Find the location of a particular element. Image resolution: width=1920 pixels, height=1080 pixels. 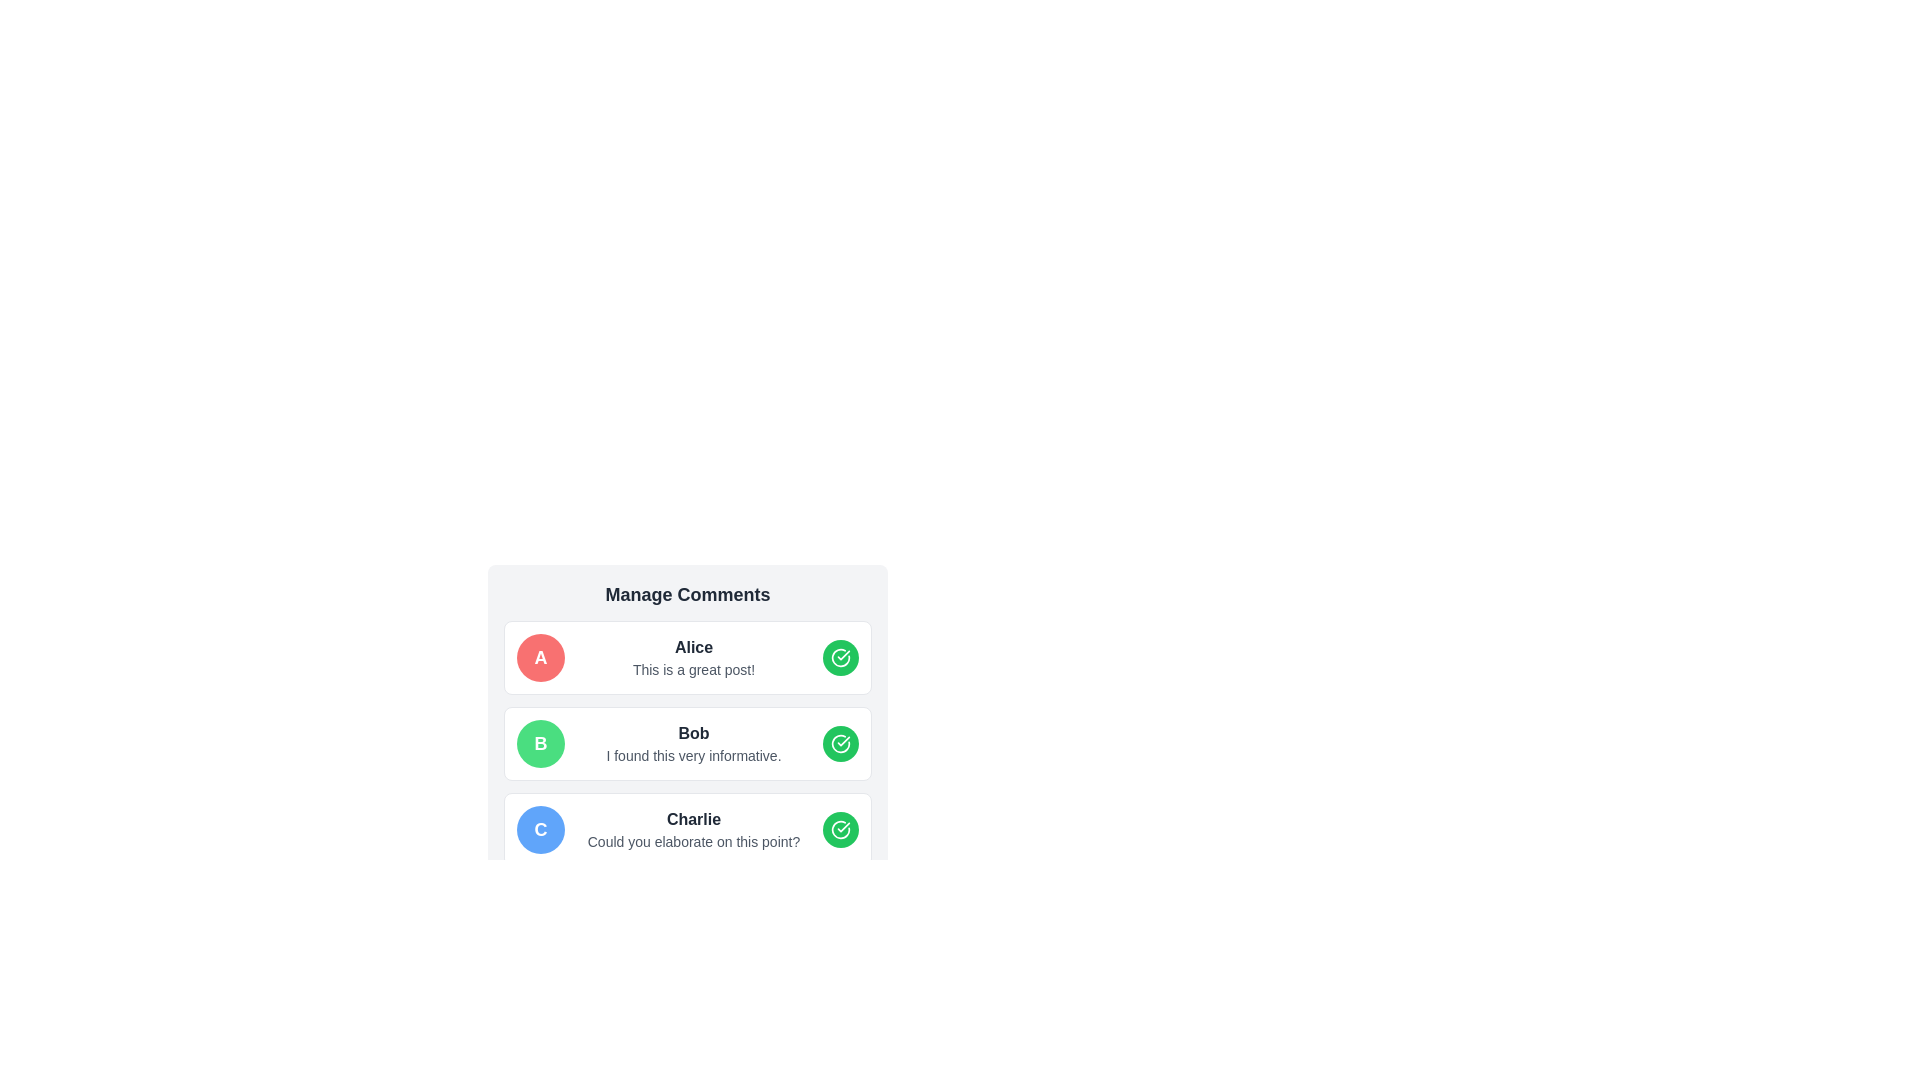

the confirmation button located in the bottom-right corner of Charlie's comment card to observe the hover effect is located at coordinates (840, 829).